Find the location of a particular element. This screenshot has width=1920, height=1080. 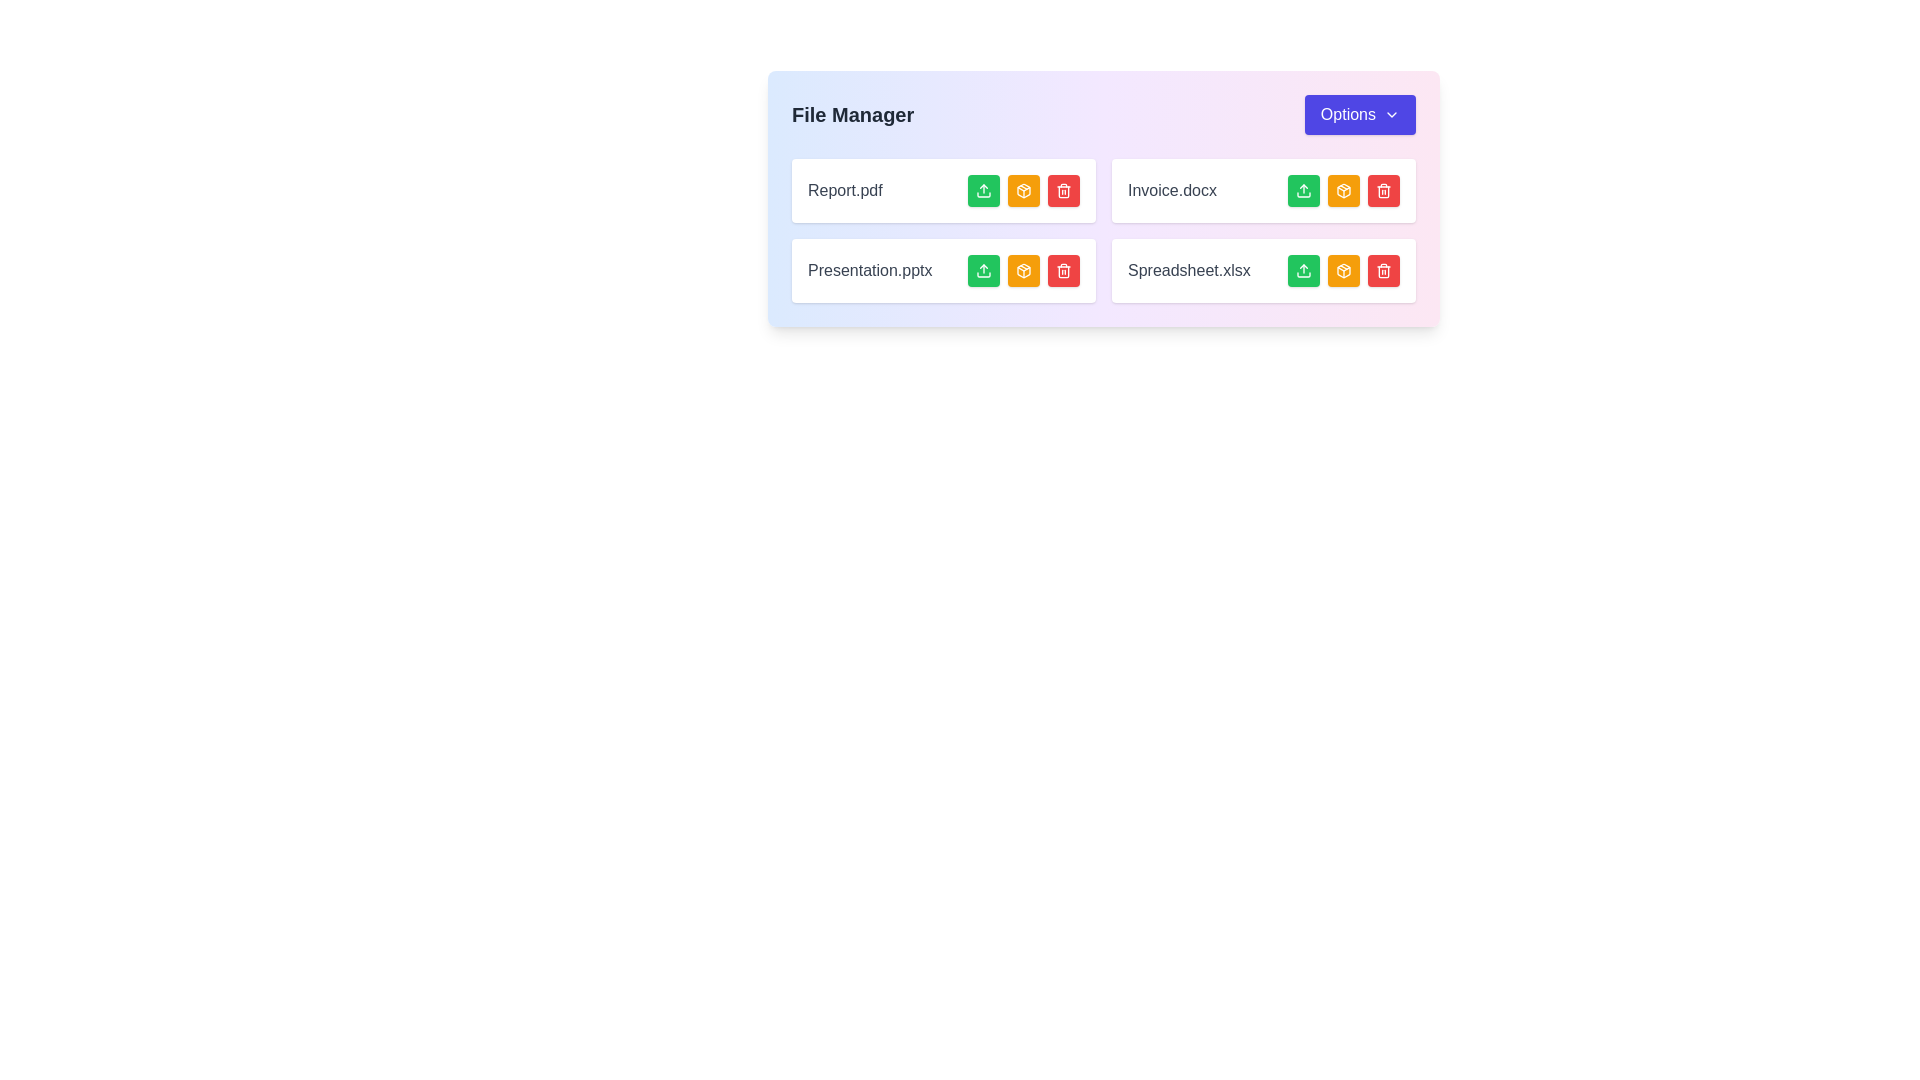

the static text label that displays the name of a file, which is located at the top left of a group of file entry listings, positioned to the left of three action buttons colored green, orange, and red is located at coordinates (845, 191).